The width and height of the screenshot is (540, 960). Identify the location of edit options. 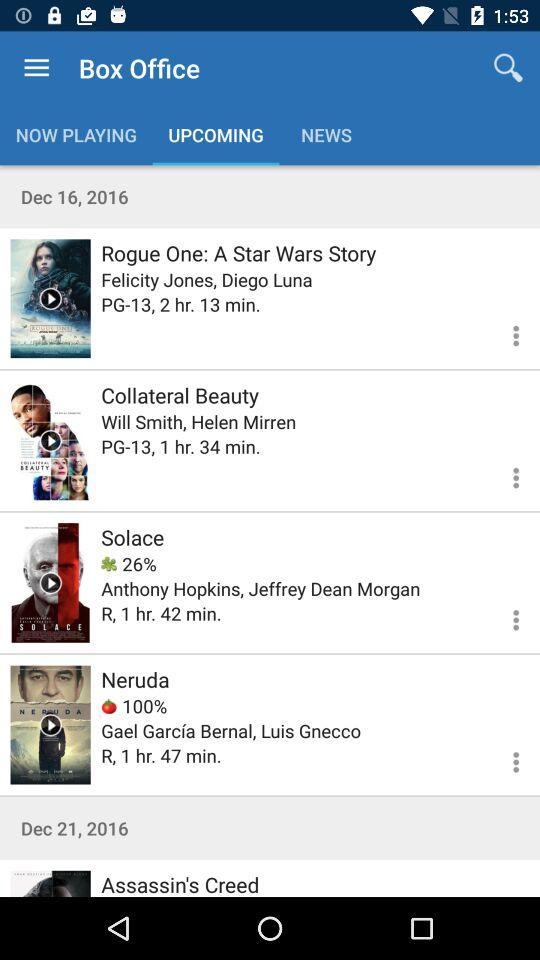
(503, 616).